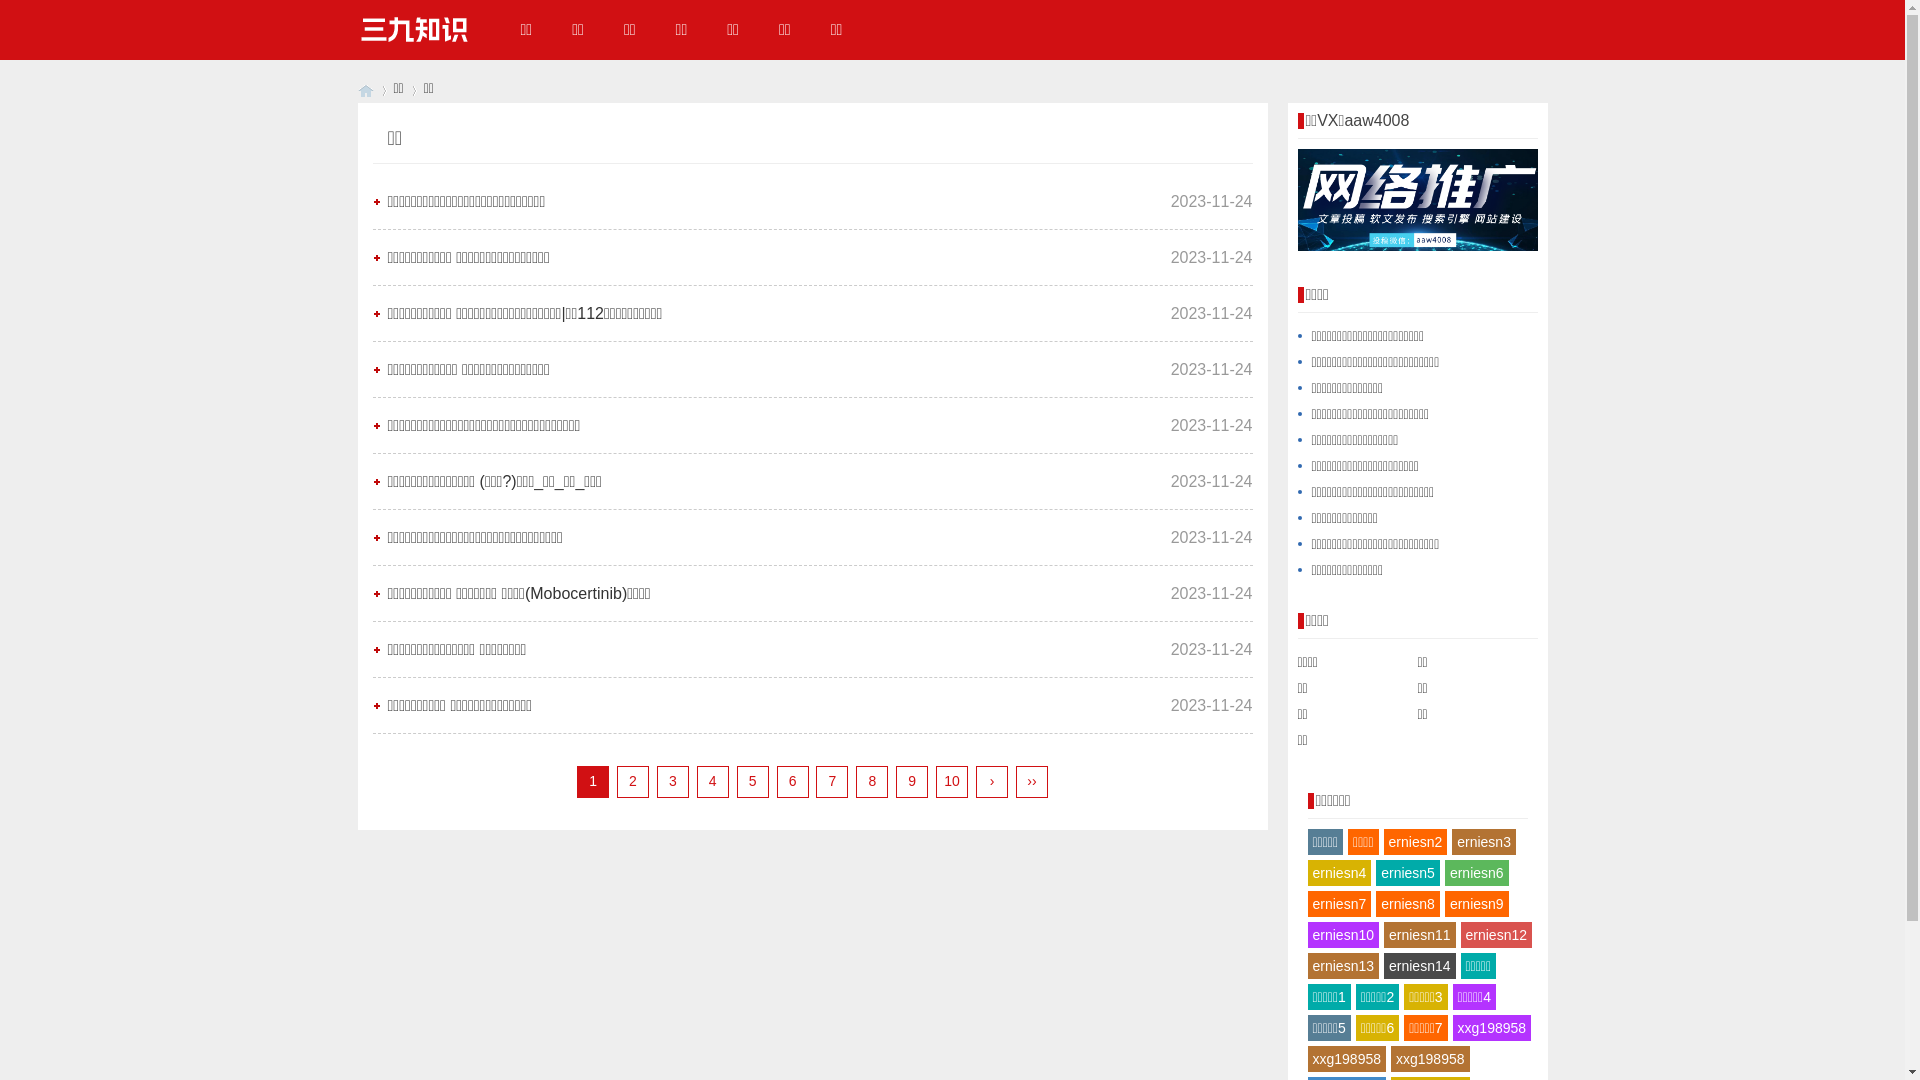  What do you see at coordinates (657, 781) in the screenshot?
I see `'3'` at bounding box center [657, 781].